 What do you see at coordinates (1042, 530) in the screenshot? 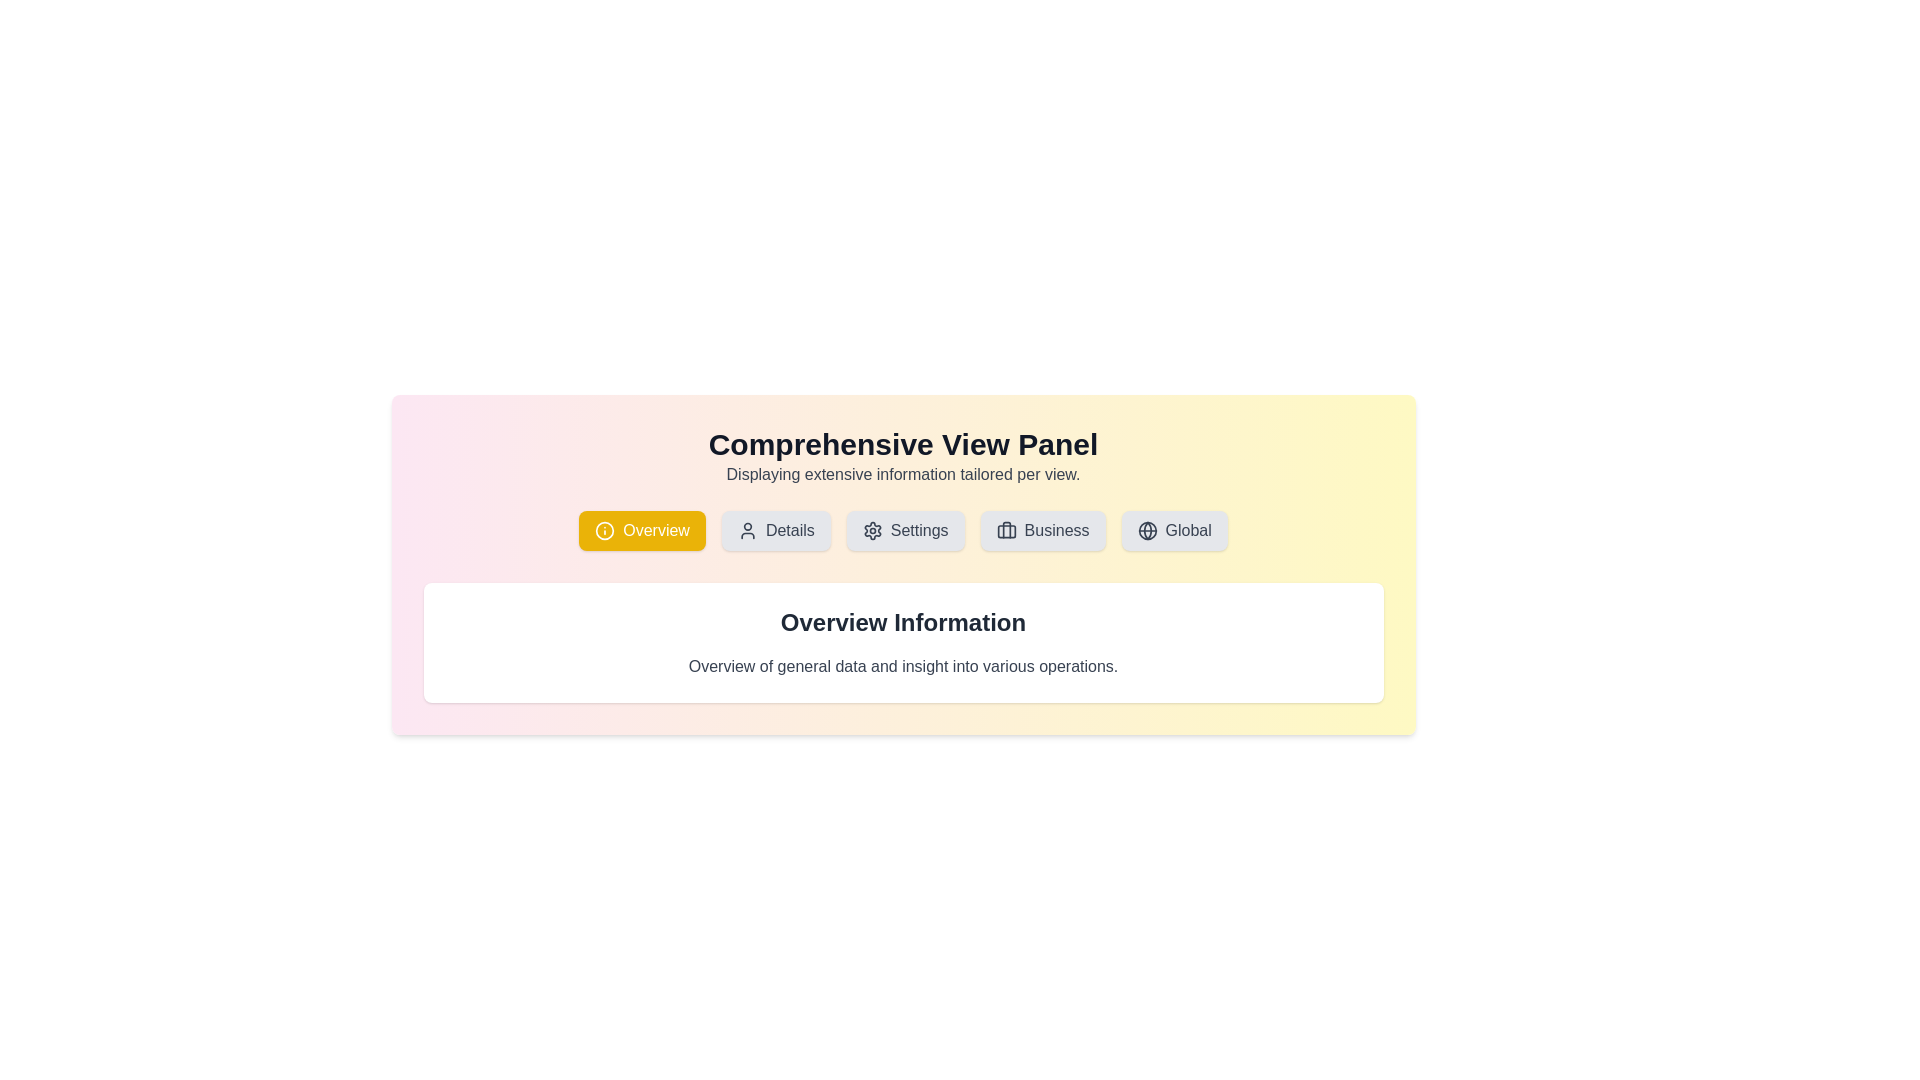
I see `the 'Business' button in the navigation bar, which features a briefcase icon and a light gray background` at bounding box center [1042, 530].